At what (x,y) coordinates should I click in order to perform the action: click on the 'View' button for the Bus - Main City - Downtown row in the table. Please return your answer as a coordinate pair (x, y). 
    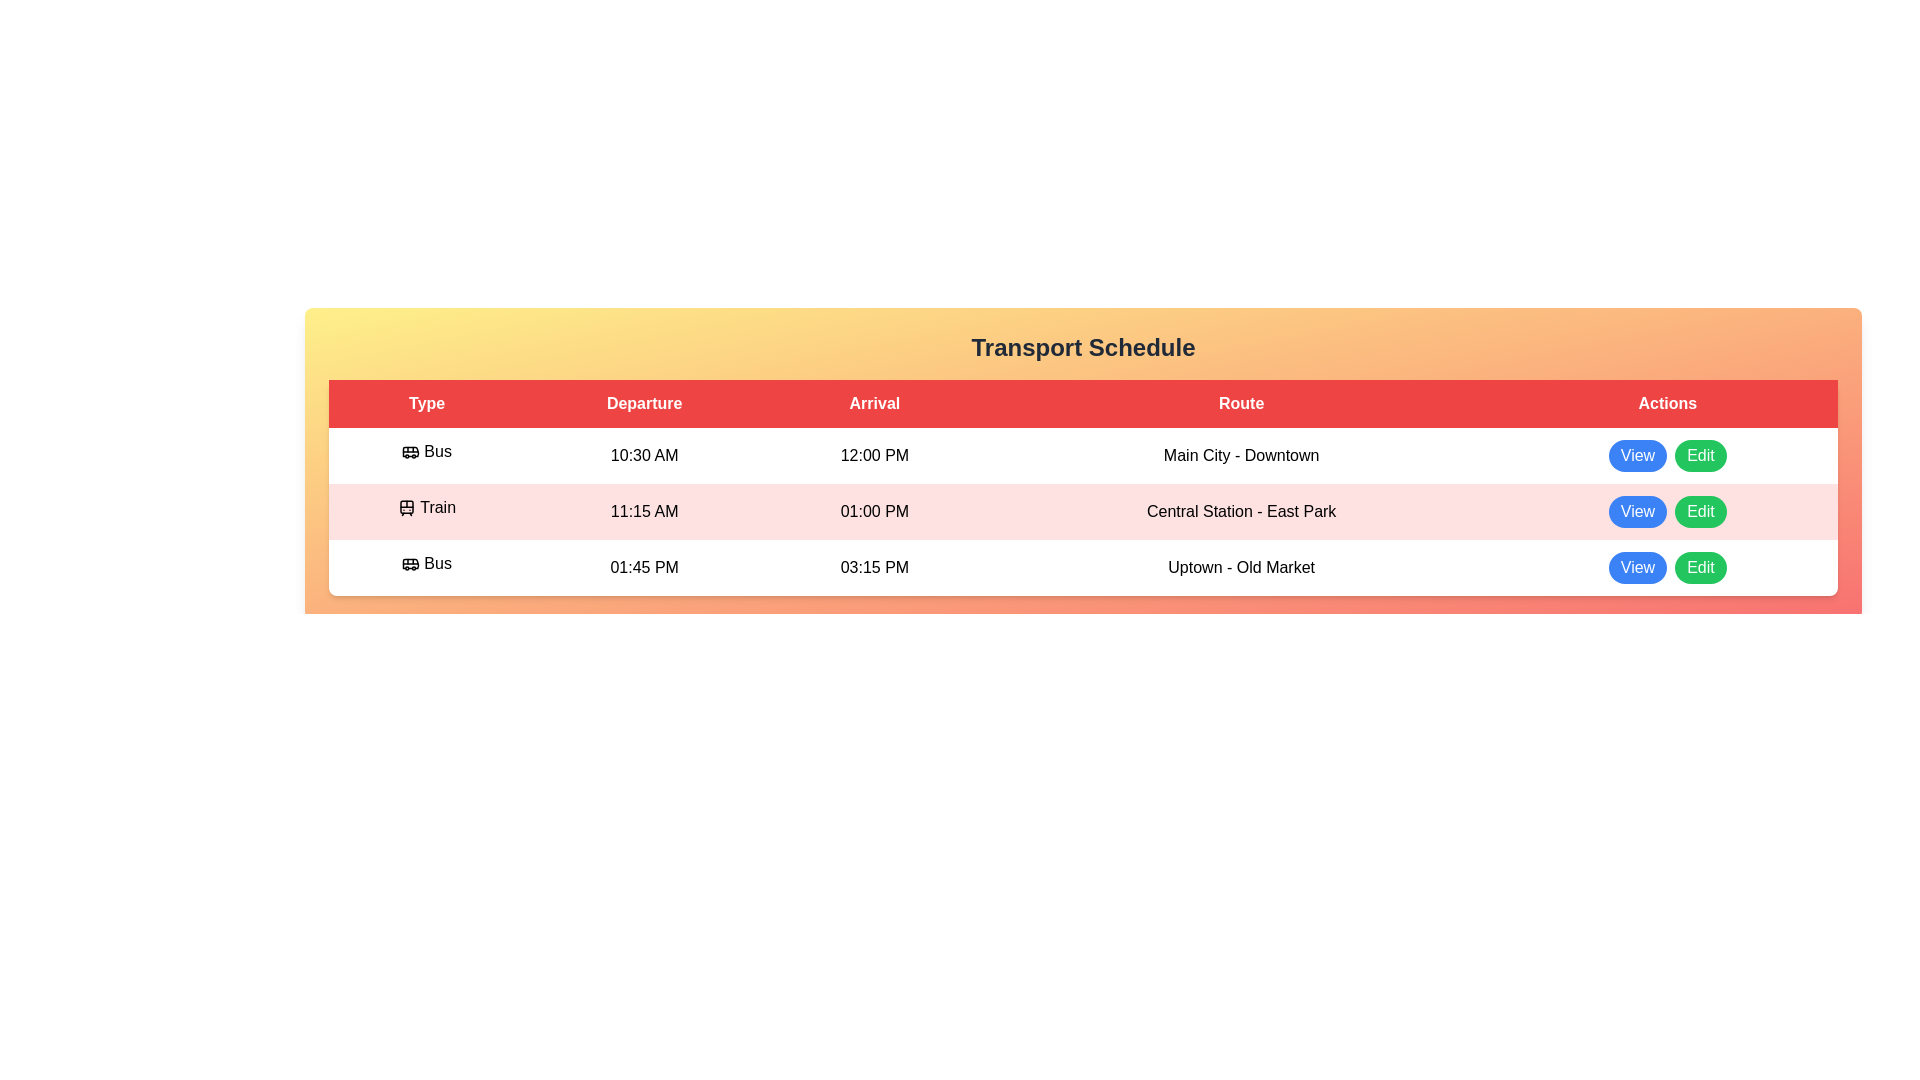
    Looking at the image, I should click on (1637, 455).